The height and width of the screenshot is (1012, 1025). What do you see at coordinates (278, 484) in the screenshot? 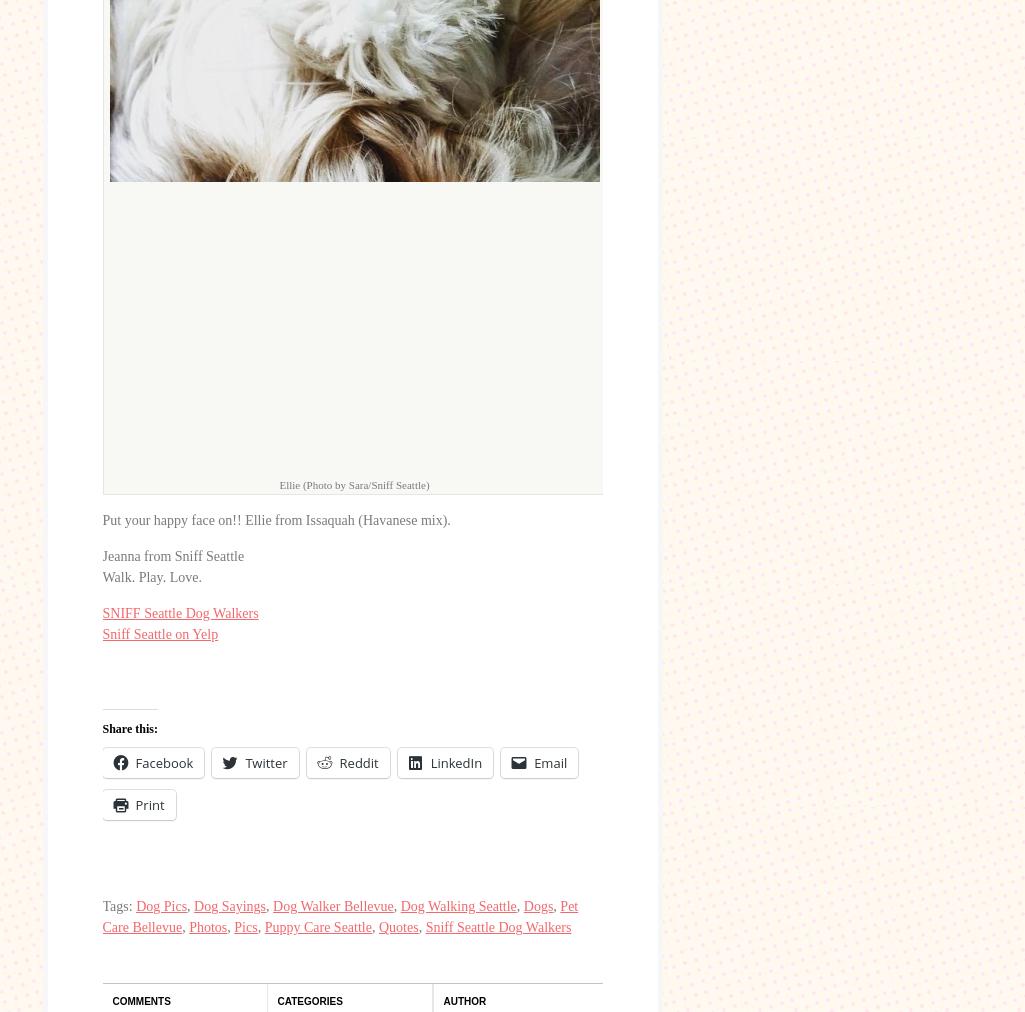
I see `'Ellie (Photo by Sara/Sniff Seattle)'` at bounding box center [278, 484].